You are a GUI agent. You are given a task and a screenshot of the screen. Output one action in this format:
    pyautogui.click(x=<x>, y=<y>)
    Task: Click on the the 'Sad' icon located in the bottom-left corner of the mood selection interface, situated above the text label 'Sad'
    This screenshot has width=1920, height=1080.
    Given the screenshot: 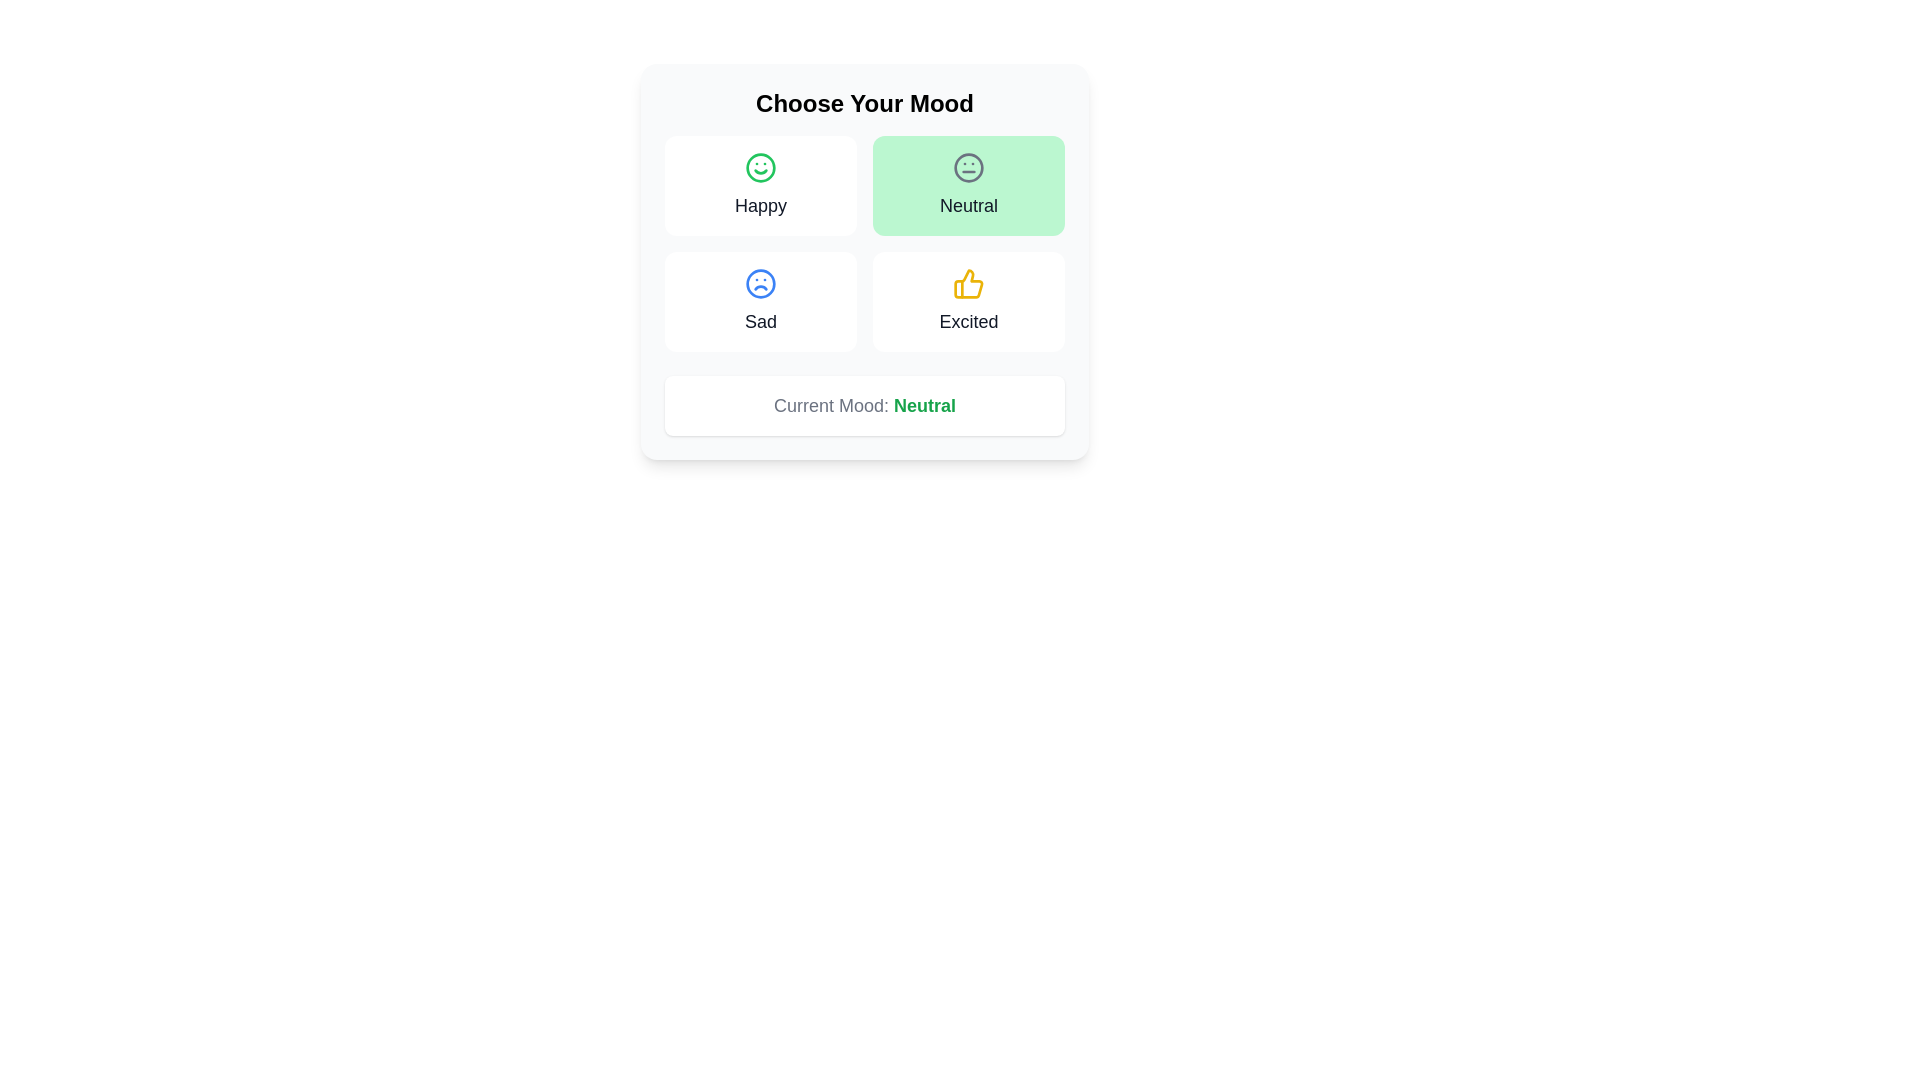 What is the action you would take?
    pyautogui.click(x=760, y=284)
    